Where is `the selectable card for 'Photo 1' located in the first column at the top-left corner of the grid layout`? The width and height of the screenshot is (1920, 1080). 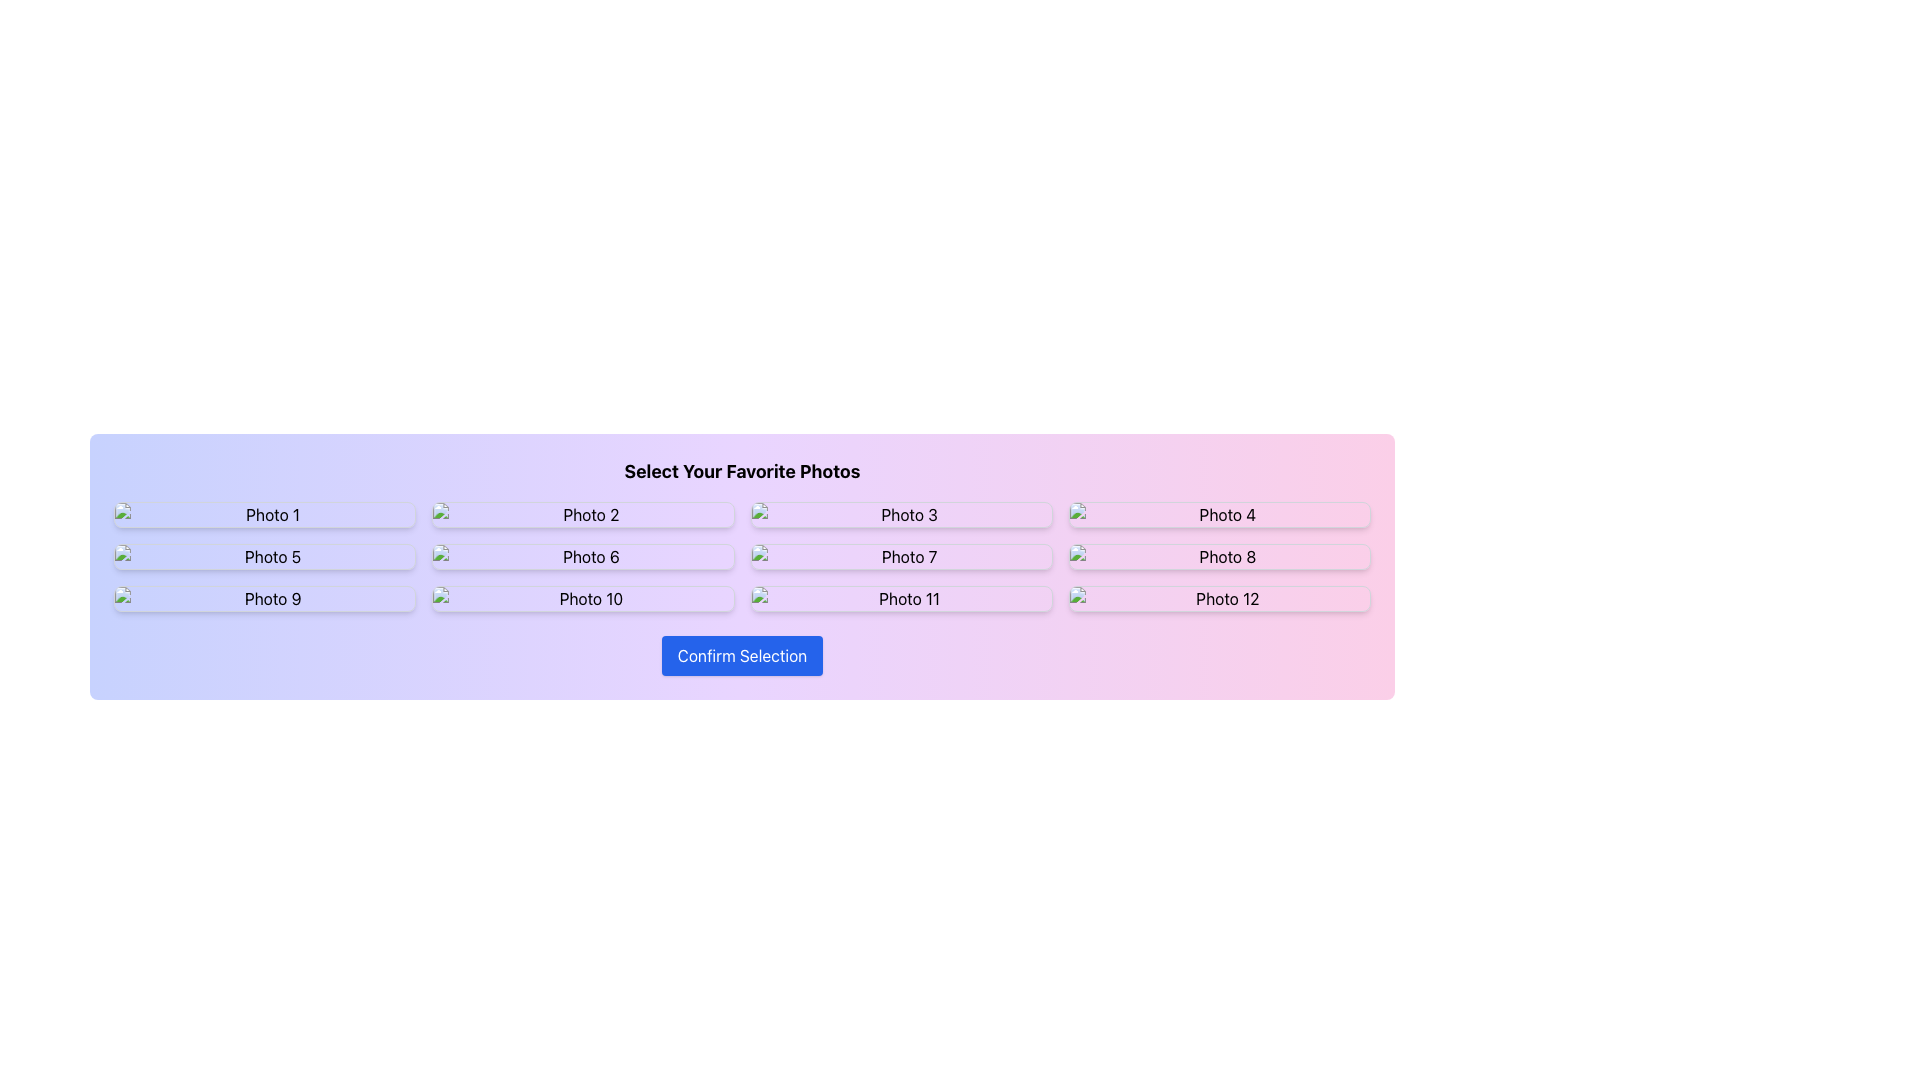
the selectable card for 'Photo 1' located in the first column at the top-left corner of the grid layout is located at coordinates (264, 514).